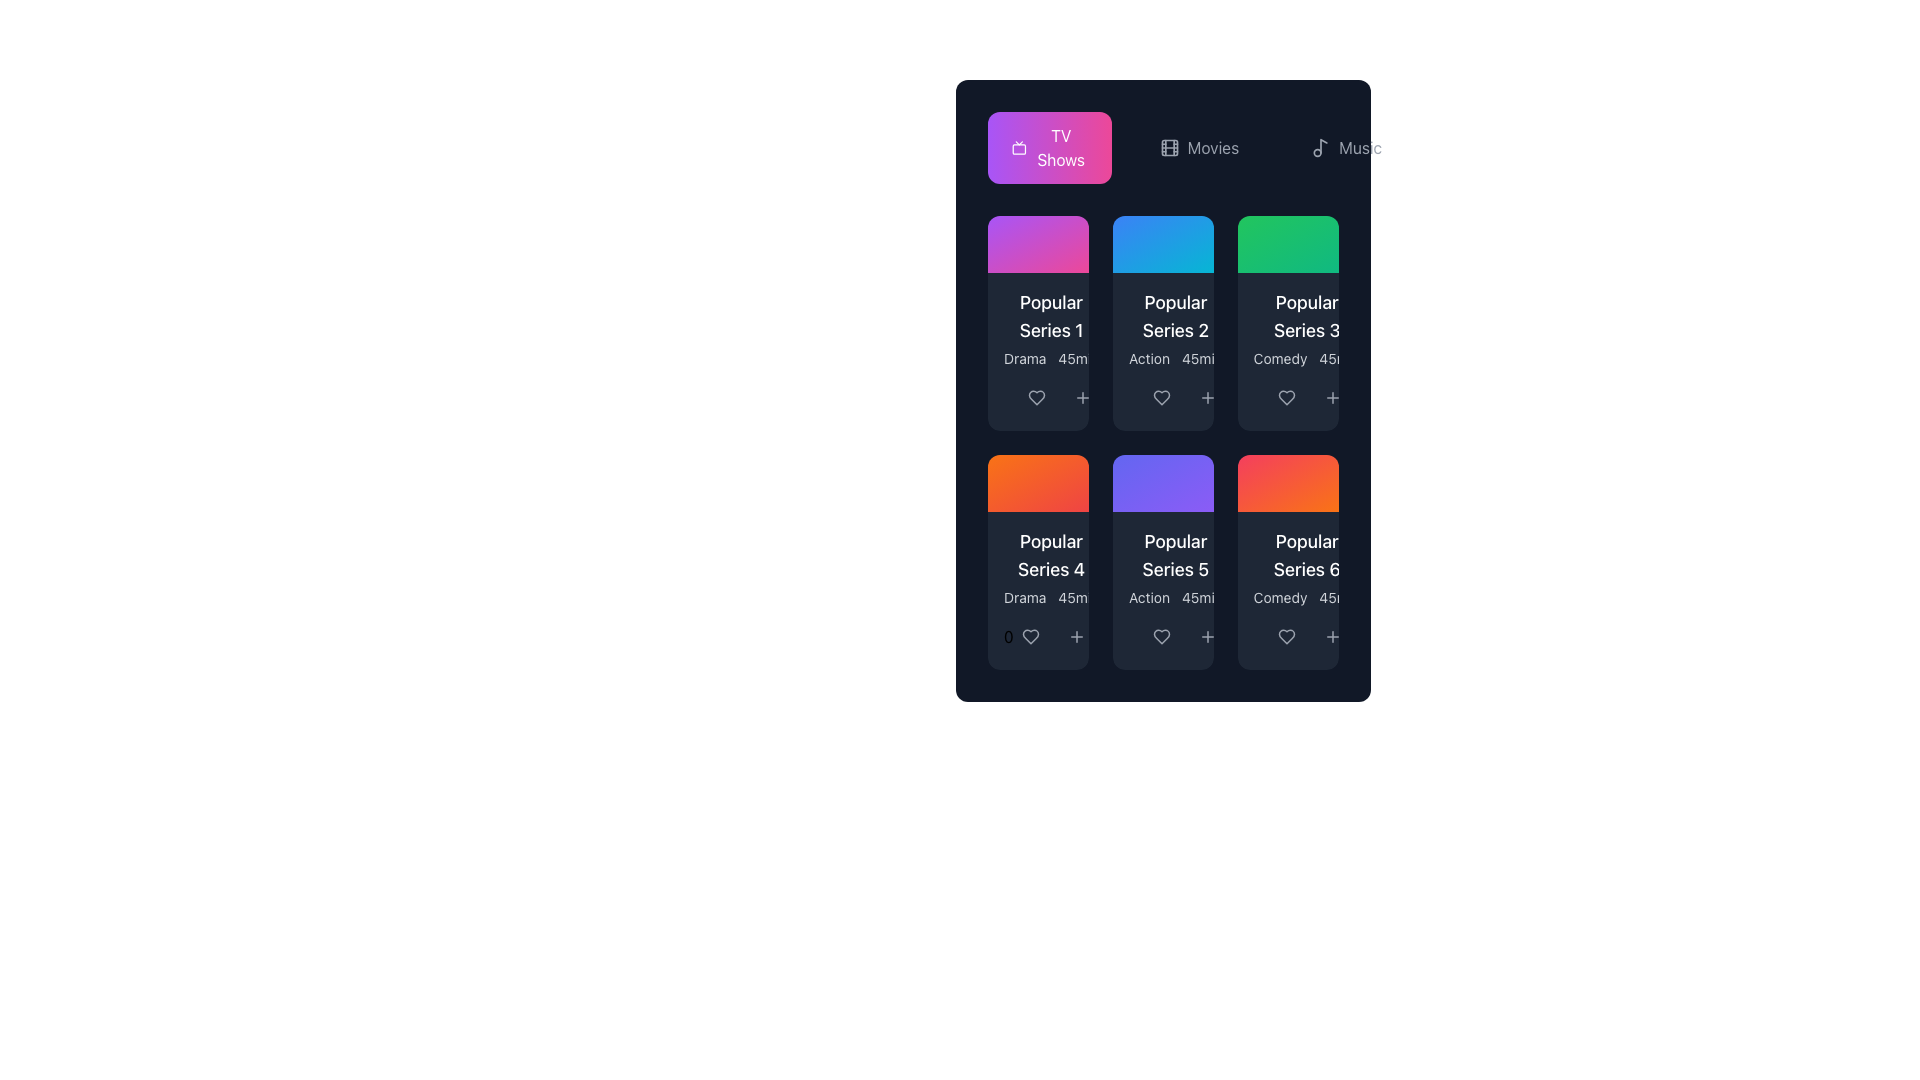 This screenshot has height=1080, width=1920. What do you see at coordinates (1307, 555) in the screenshot?
I see `the title label for the card that identifies 'Popular Series 6', located in the bottom right card of the grid` at bounding box center [1307, 555].